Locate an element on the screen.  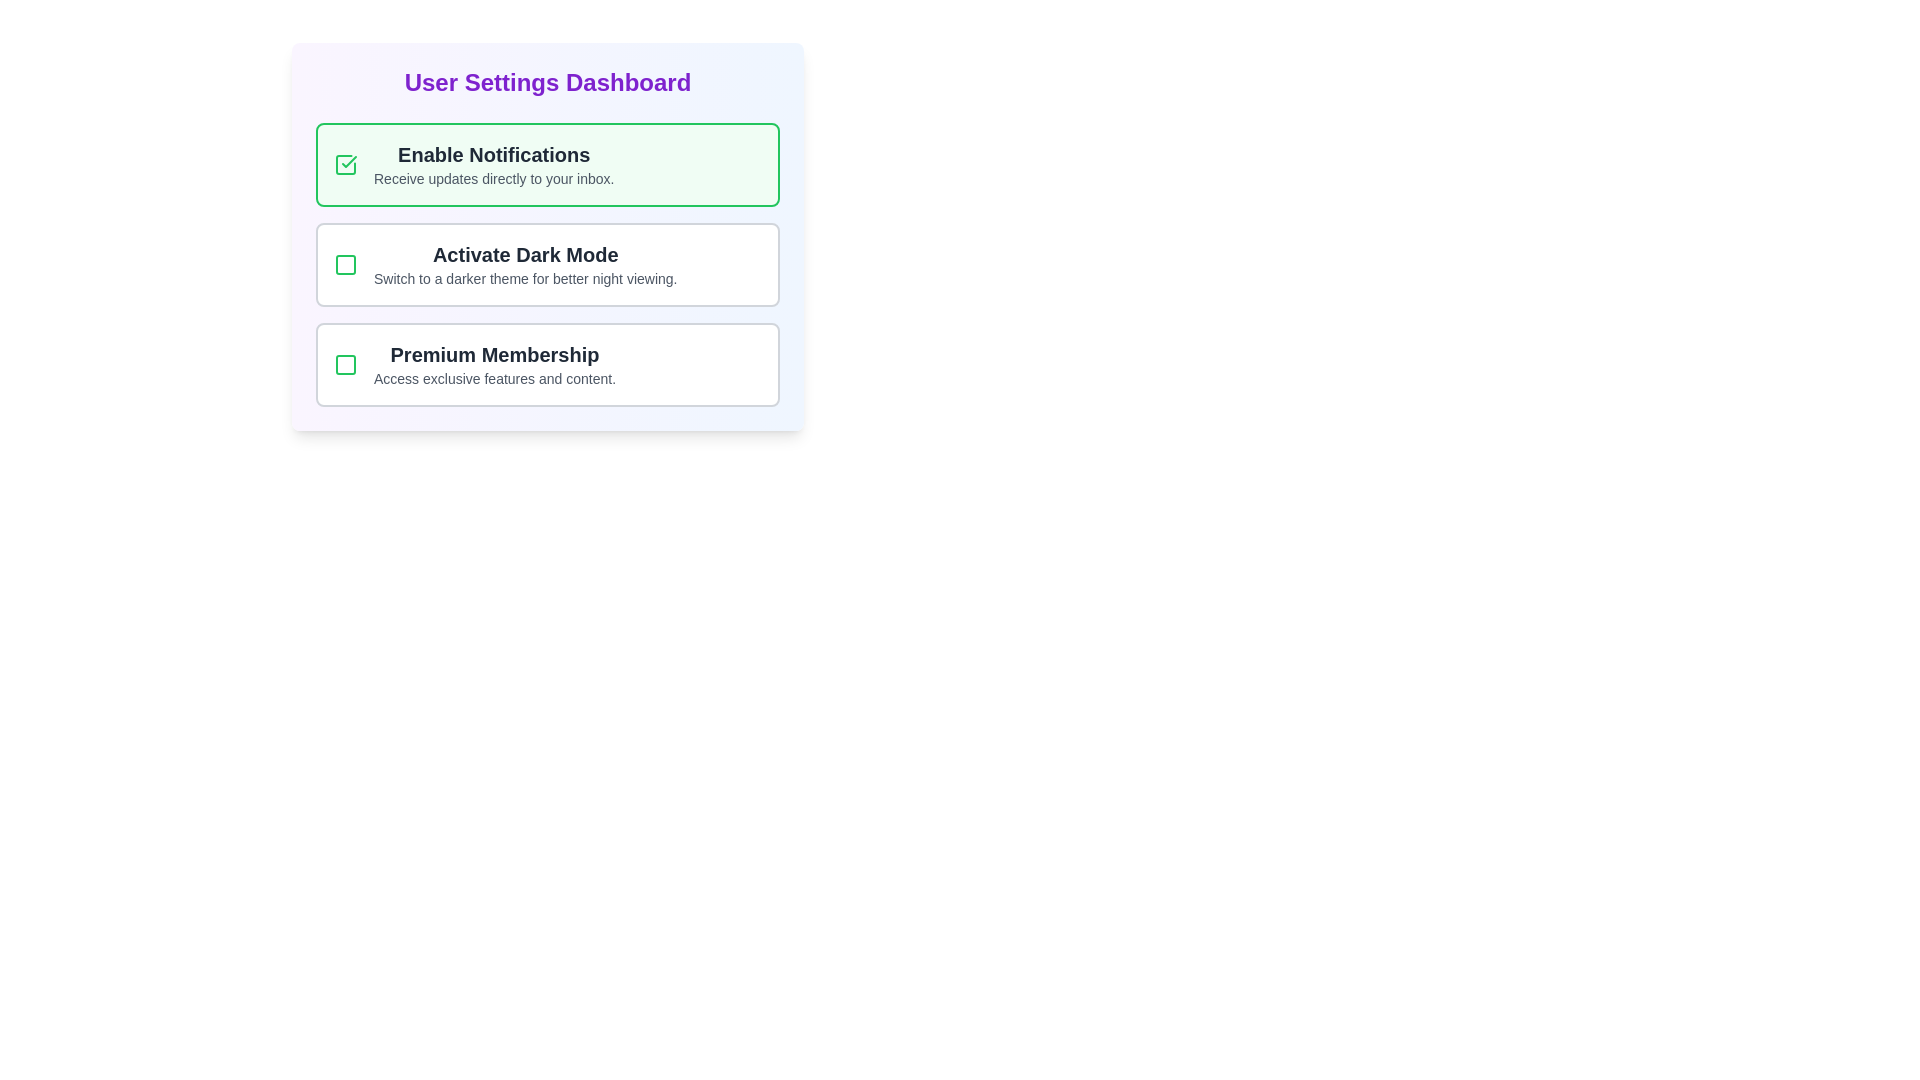
the inner rectangular shape inside the square icon associated with the 'Premium Membership' feature in the third row of the interface is located at coordinates (345, 365).